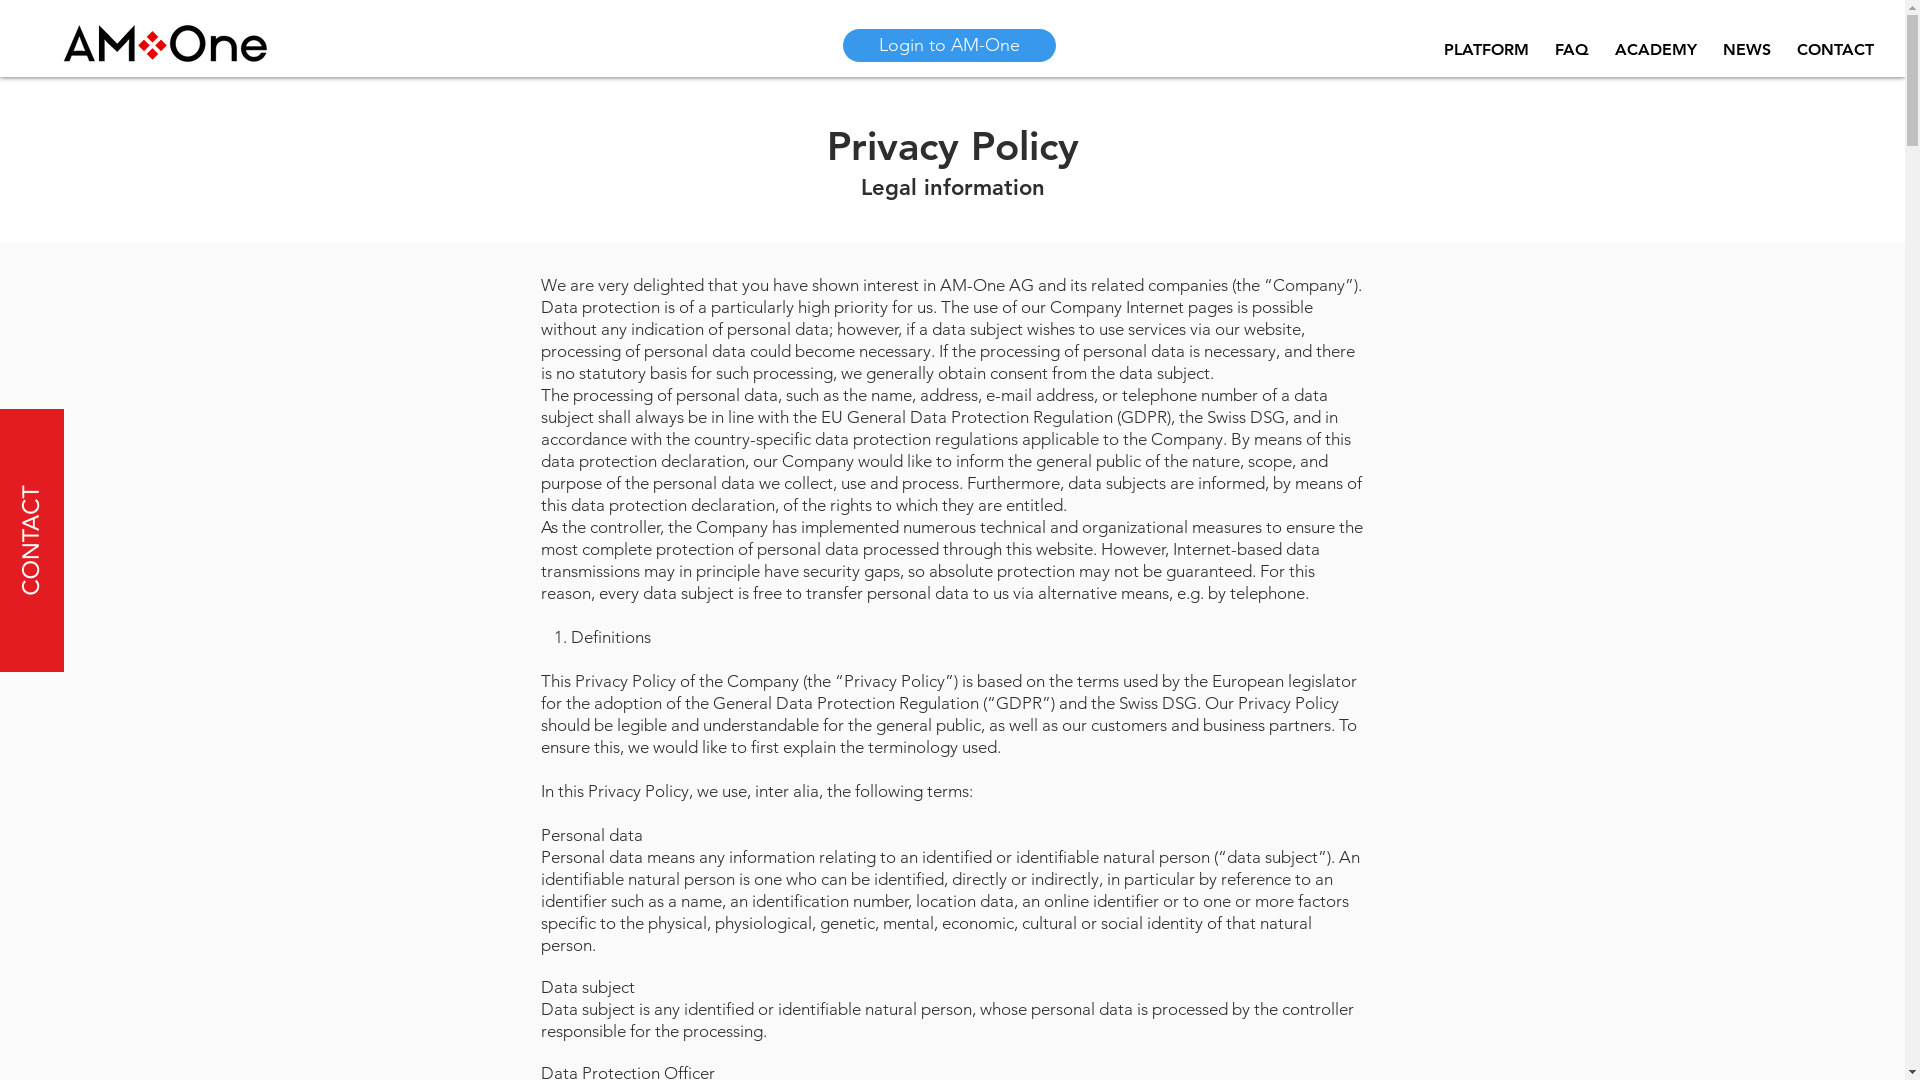 The image size is (1920, 1080). Describe the element at coordinates (1570, 49) in the screenshot. I see `'FAQ'` at that location.